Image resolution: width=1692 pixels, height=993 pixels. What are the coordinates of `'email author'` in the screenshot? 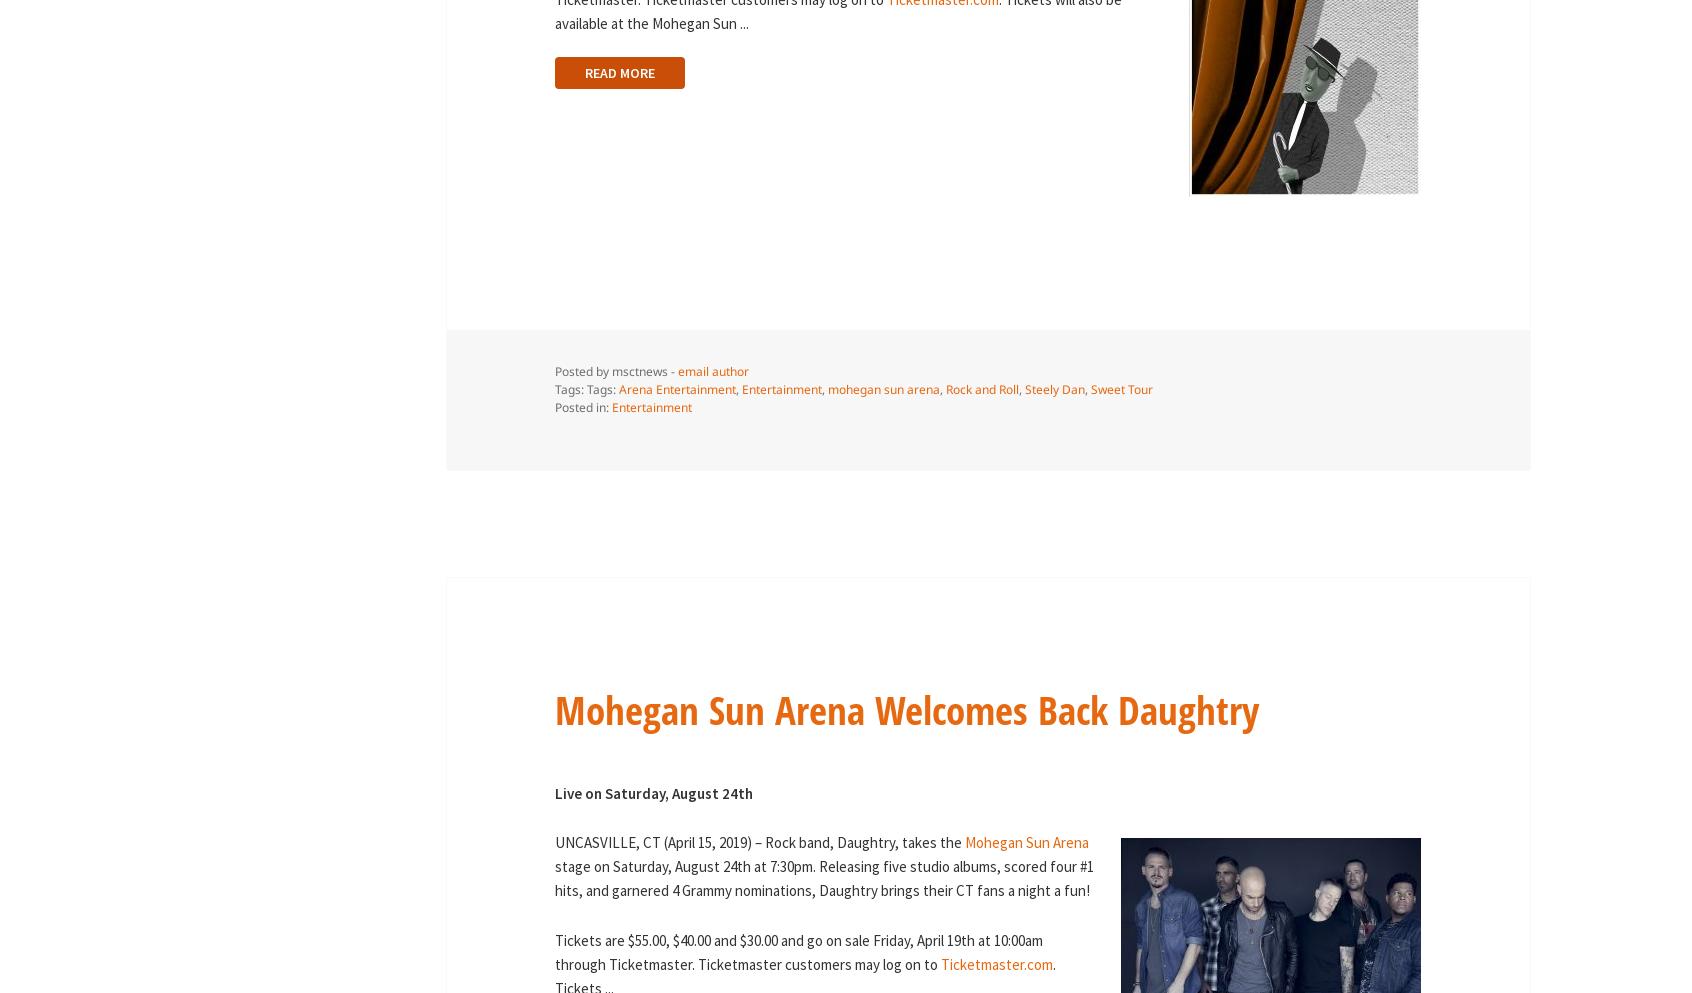 It's located at (711, 370).